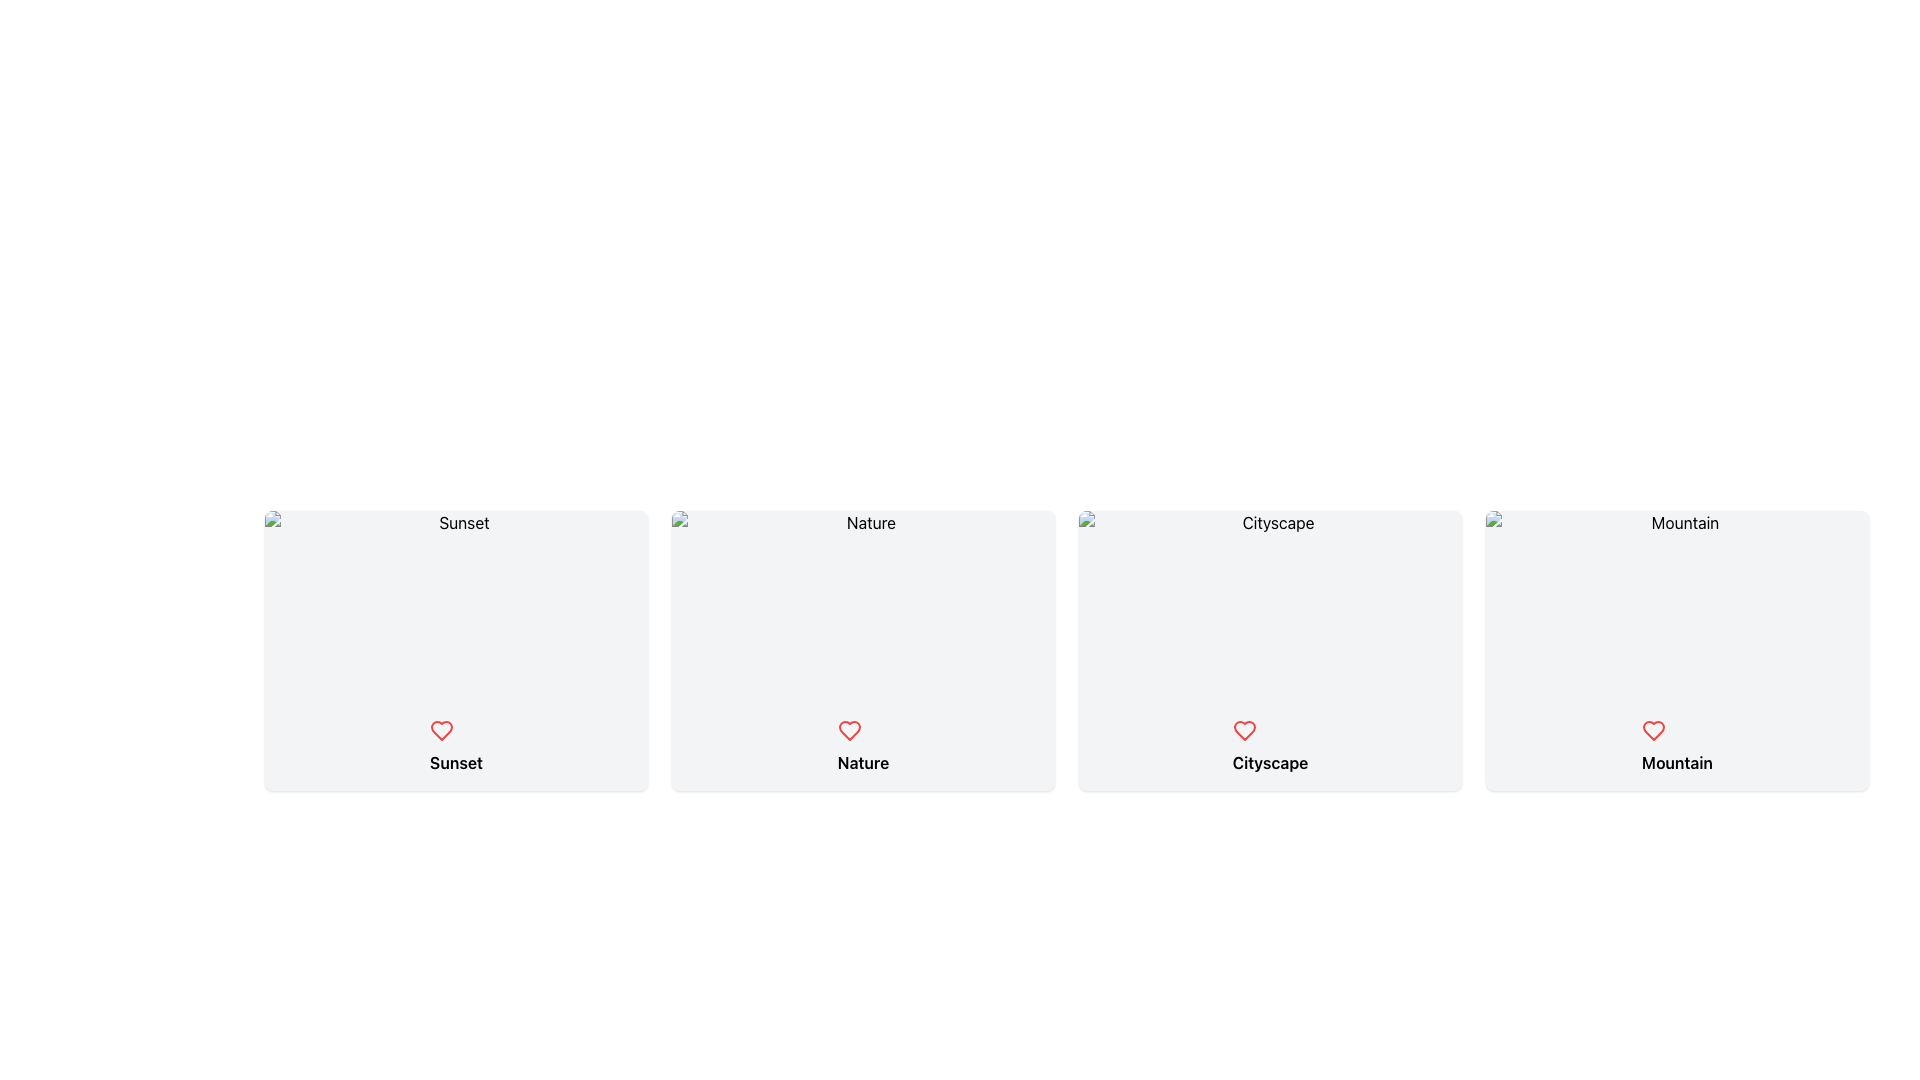 The width and height of the screenshot is (1920, 1080). What do you see at coordinates (1677, 651) in the screenshot?
I see `the fourth card in the grid labeled 'Mountain', which features a red heart icon and an image placeholder, located in the top-right region with a light gray background` at bounding box center [1677, 651].